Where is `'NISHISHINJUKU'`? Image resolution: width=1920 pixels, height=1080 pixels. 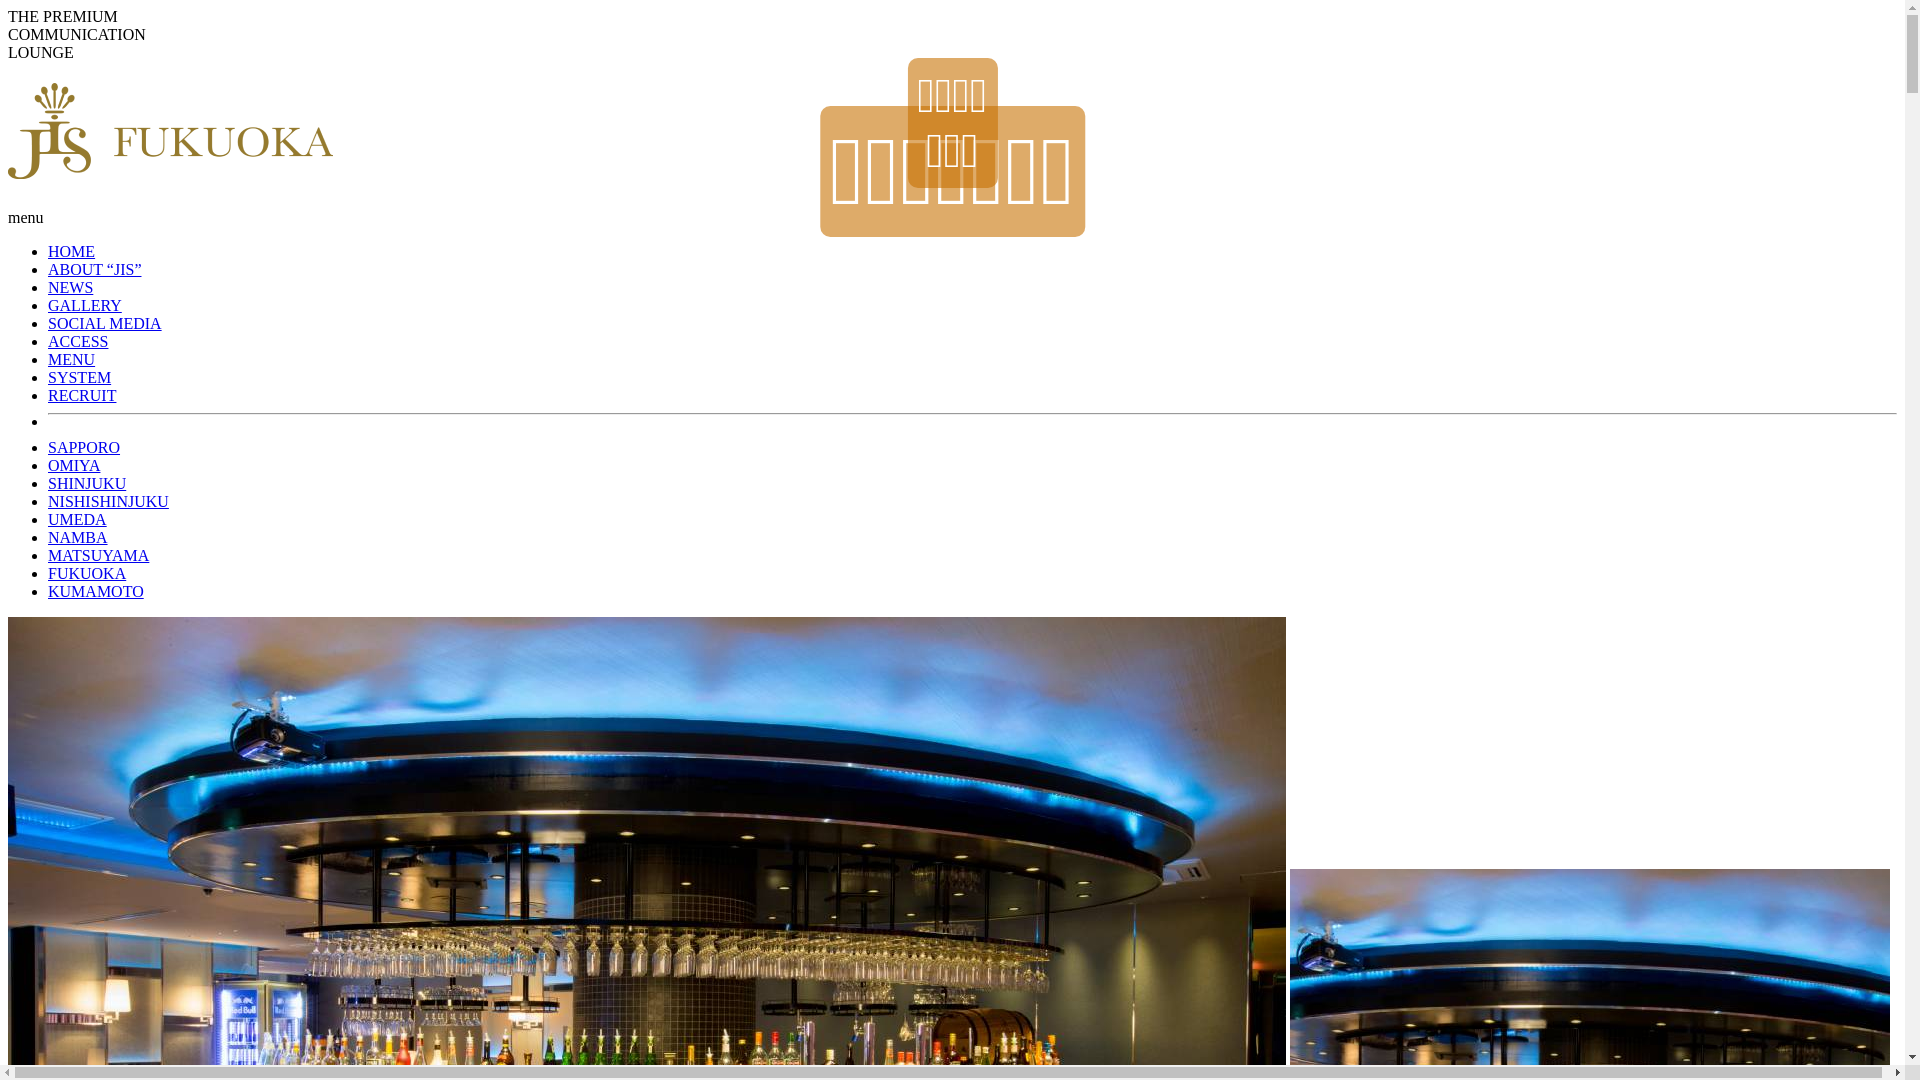 'NISHISHINJUKU' is located at coordinates (107, 500).